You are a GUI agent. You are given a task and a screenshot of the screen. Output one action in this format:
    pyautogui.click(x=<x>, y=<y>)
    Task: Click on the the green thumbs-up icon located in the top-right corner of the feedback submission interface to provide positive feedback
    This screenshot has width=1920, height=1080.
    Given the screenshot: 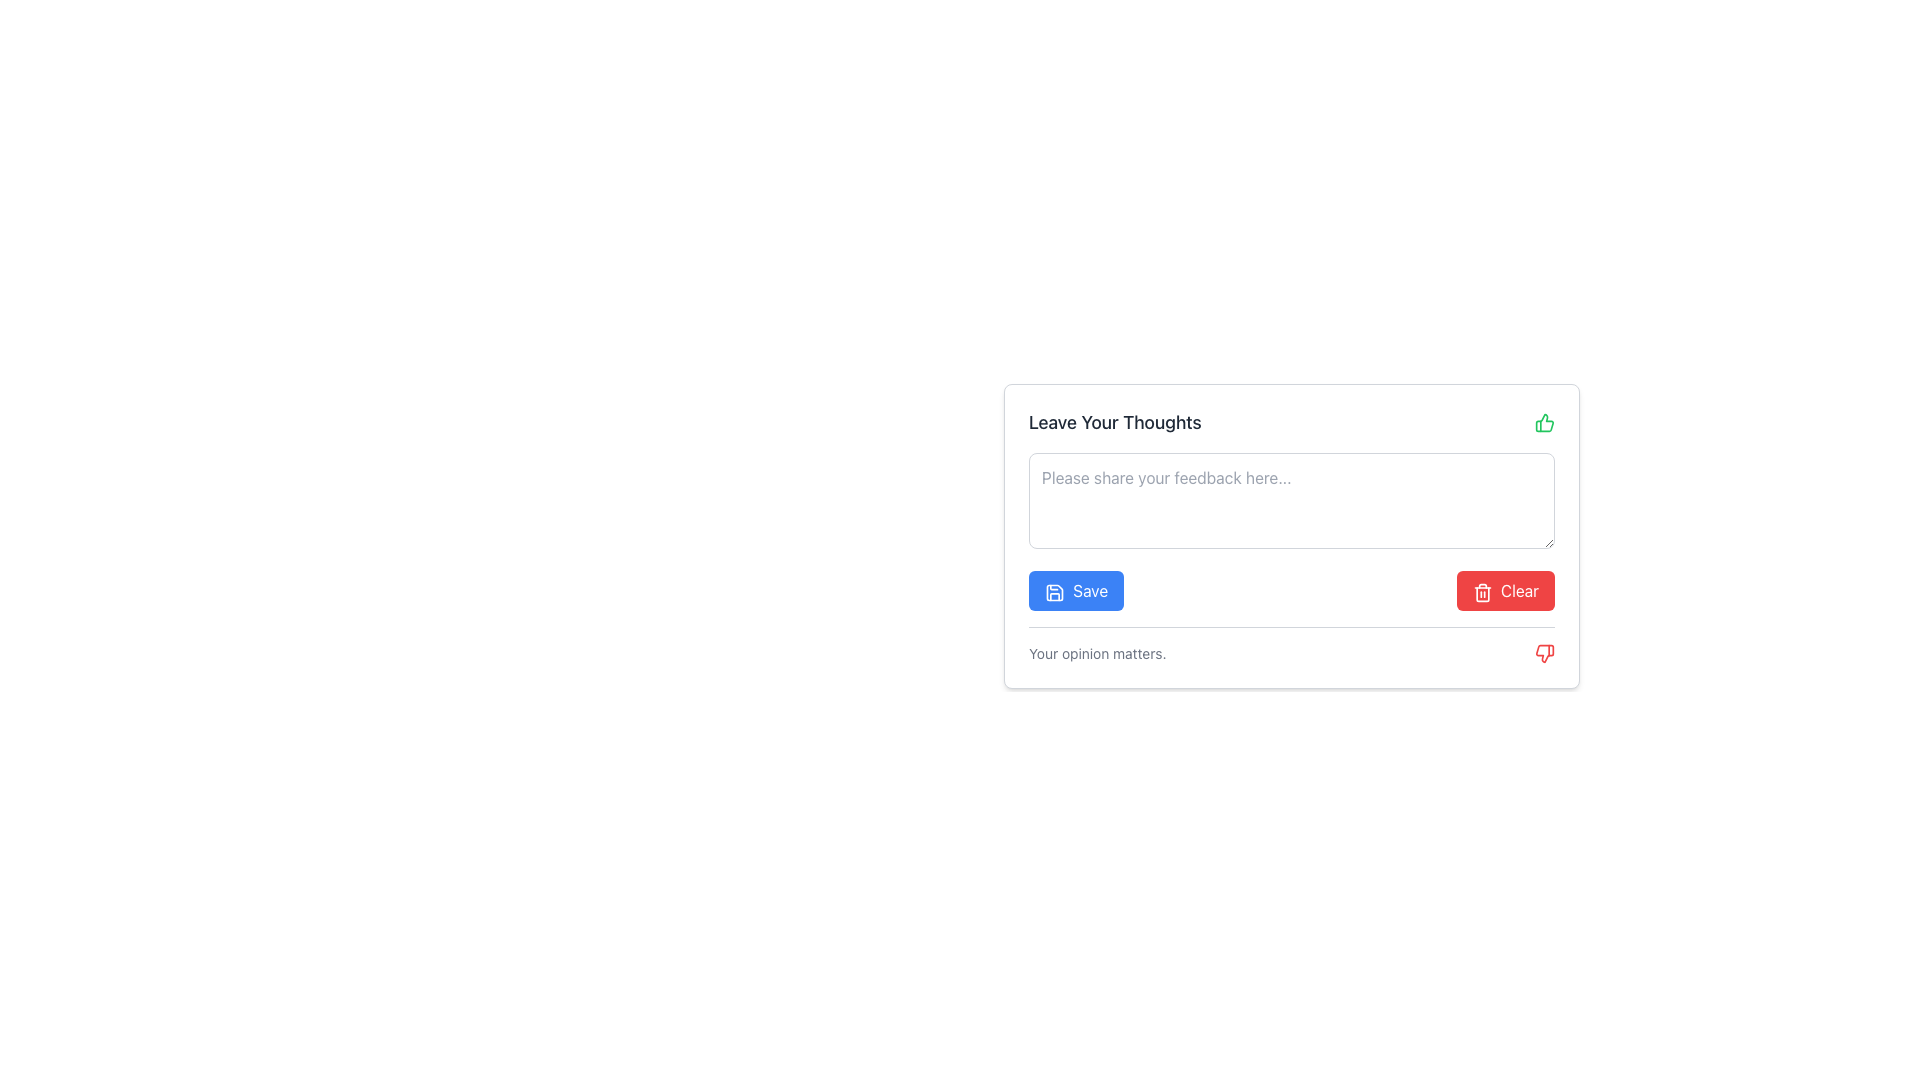 What is the action you would take?
    pyautogui.click(x=1544, y=422)
    